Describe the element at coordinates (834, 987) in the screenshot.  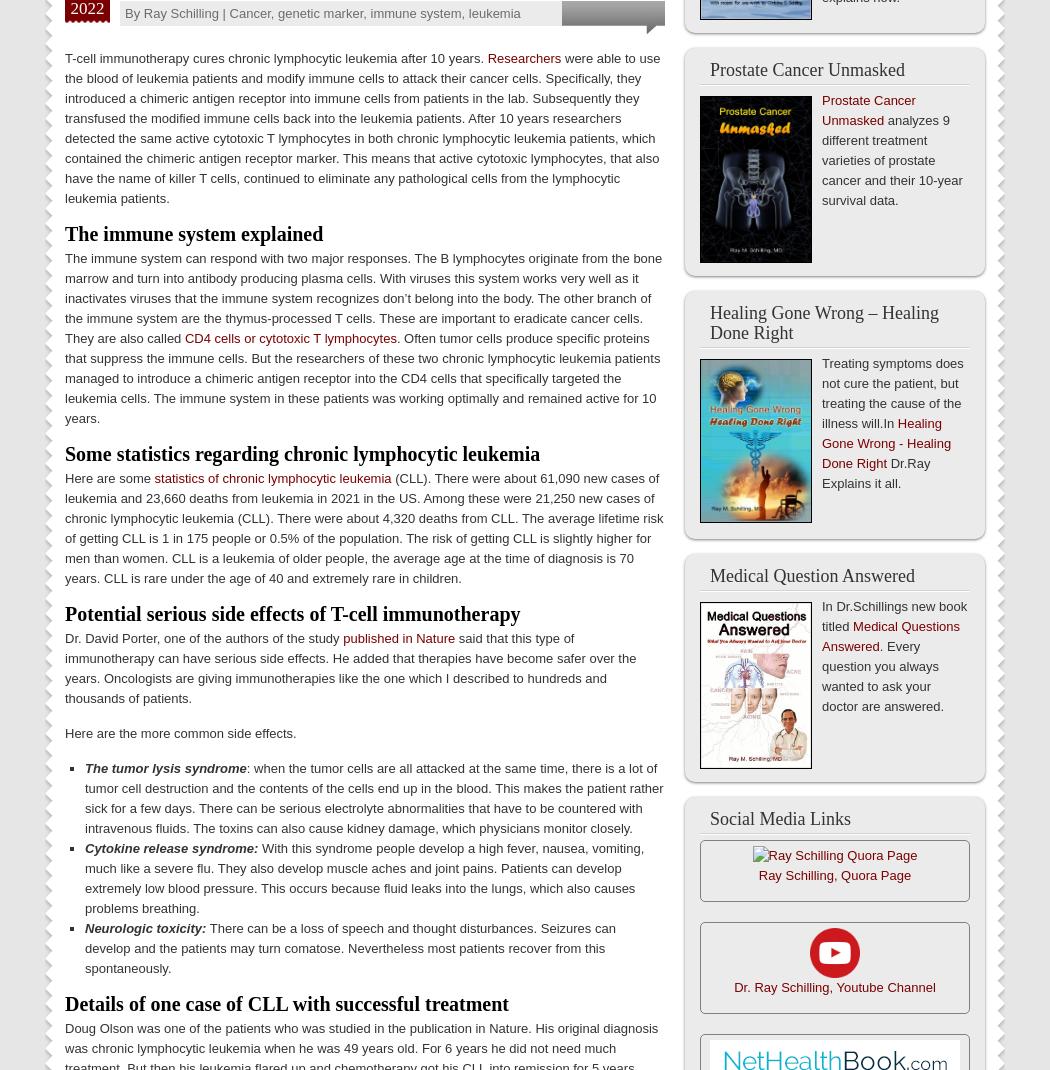
I see `'Dr. Ray Schilling, Youtube Channel'` at that location.